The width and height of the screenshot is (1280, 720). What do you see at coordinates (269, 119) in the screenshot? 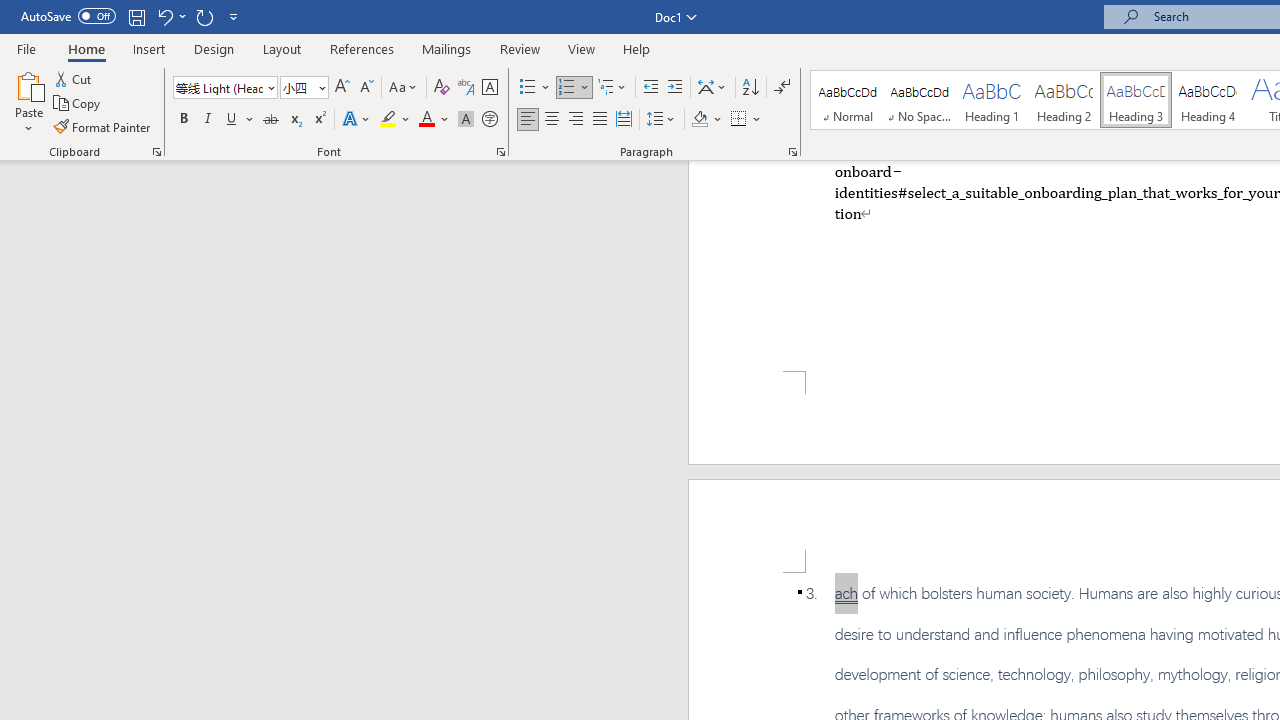
I see `'Strikethrough'` at bounding box center [269, 119].